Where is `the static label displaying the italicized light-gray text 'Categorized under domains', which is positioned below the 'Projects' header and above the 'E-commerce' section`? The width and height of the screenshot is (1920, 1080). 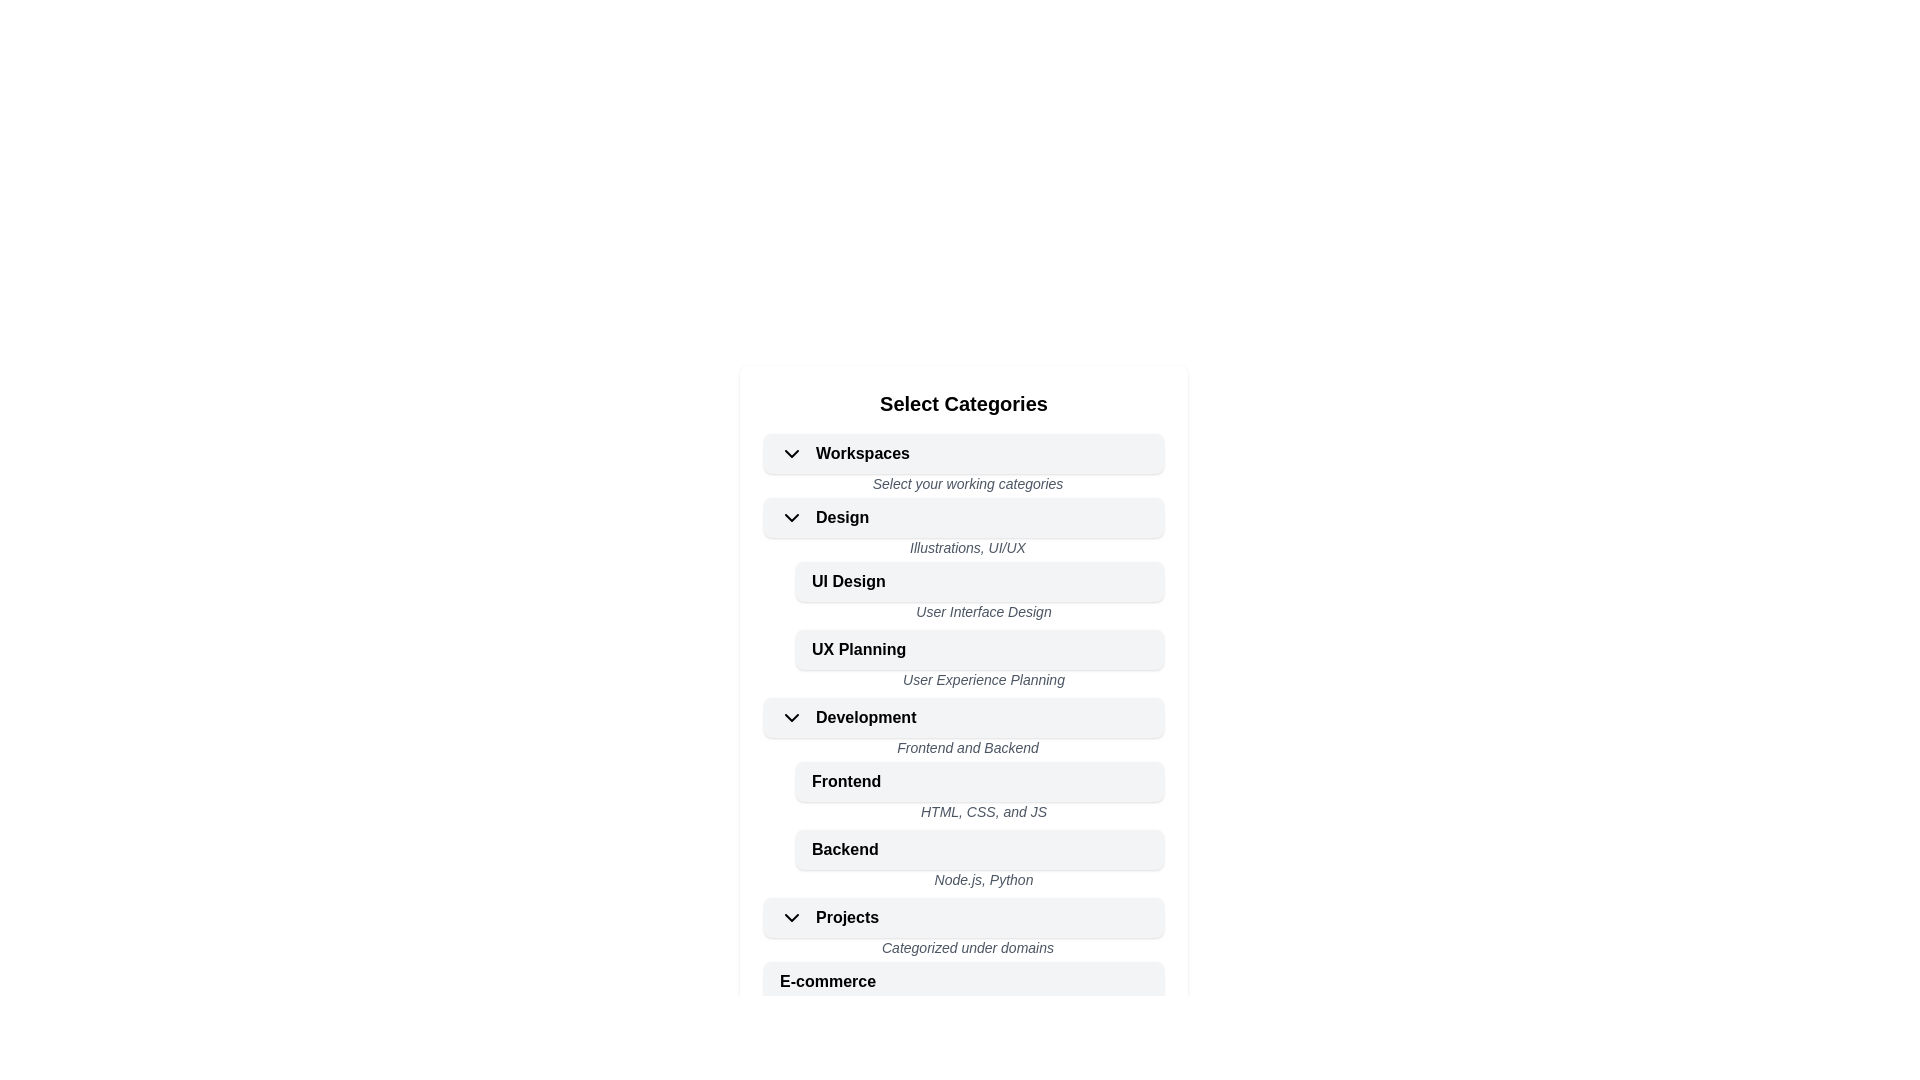 the static label displaying the italicized light-gray text 'Categorized under domains', which is positioned below the 'Projects' header and above the 'E-commerce' section is located at coordinates (964, 948).